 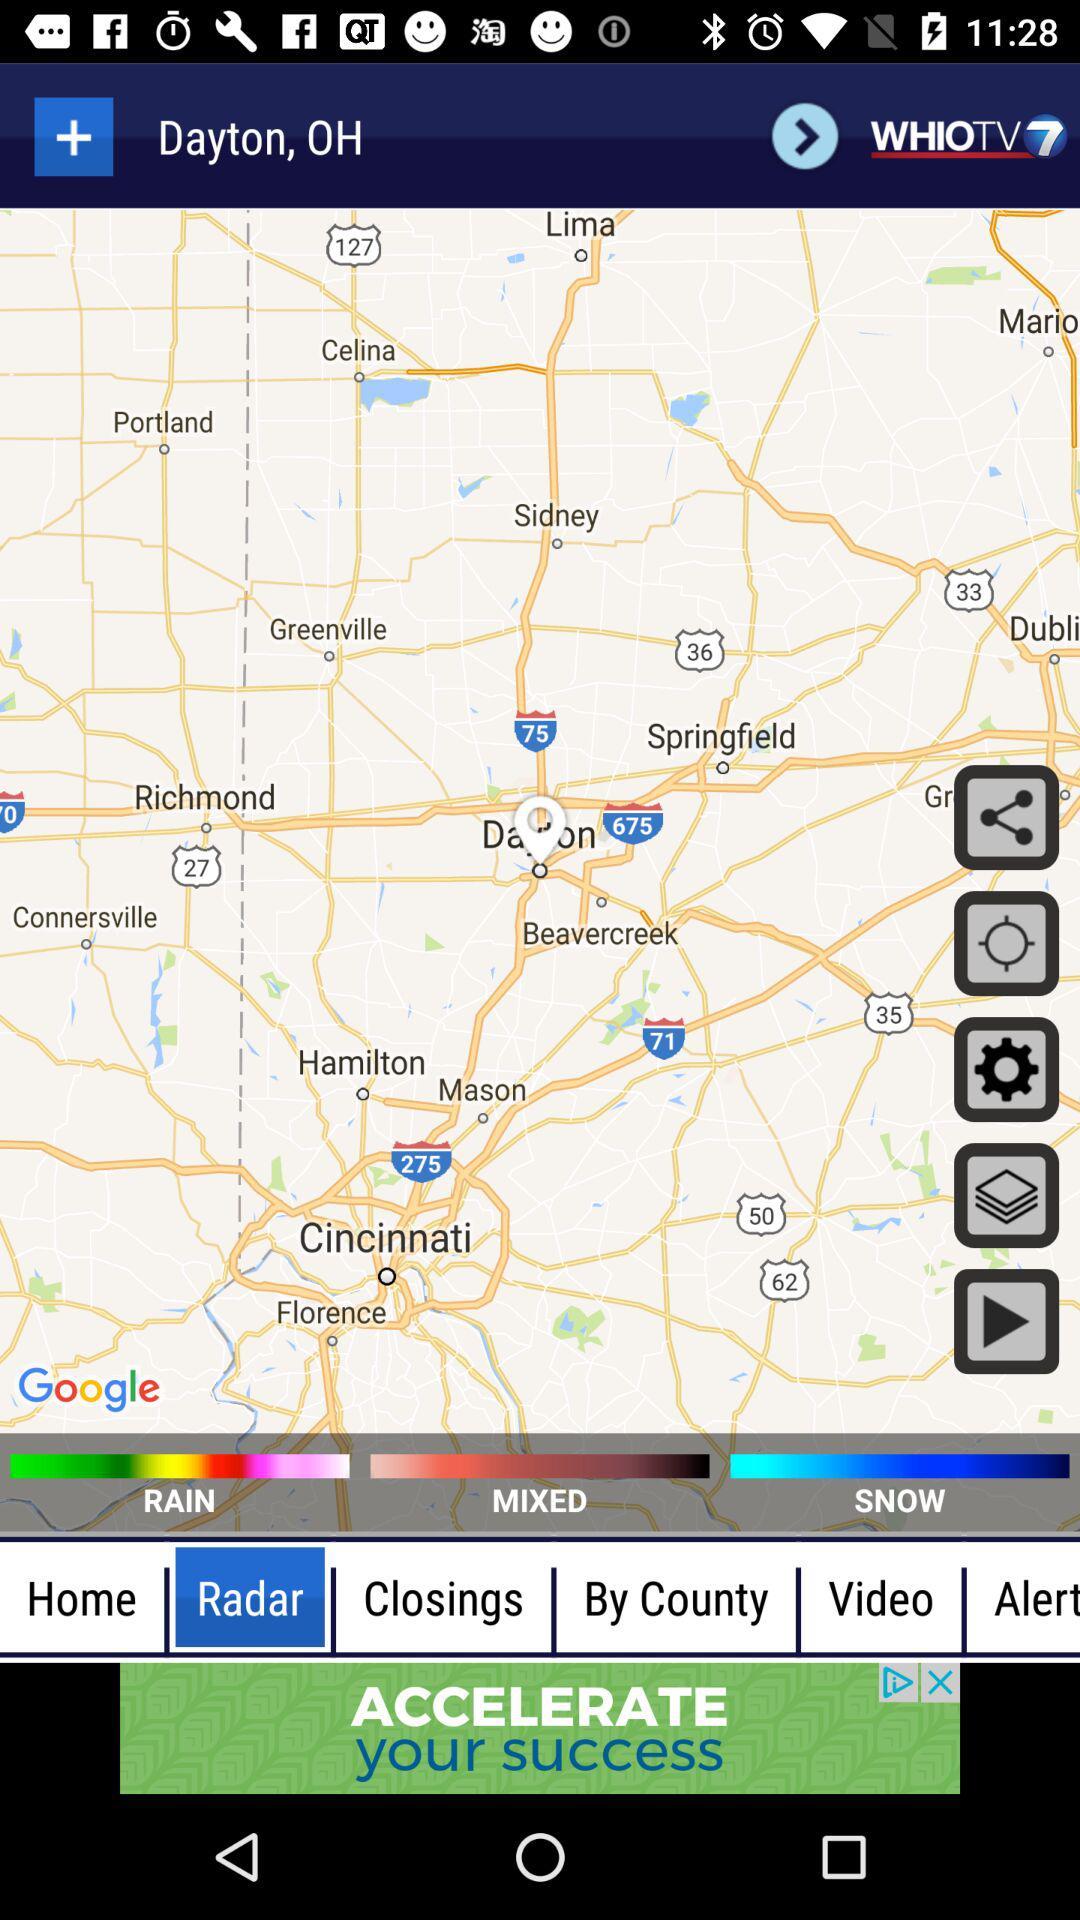 What do you see at coordinates (967, 135) in the screenshot?
I see `loads the app 's website` at bounding box center [967, 135].